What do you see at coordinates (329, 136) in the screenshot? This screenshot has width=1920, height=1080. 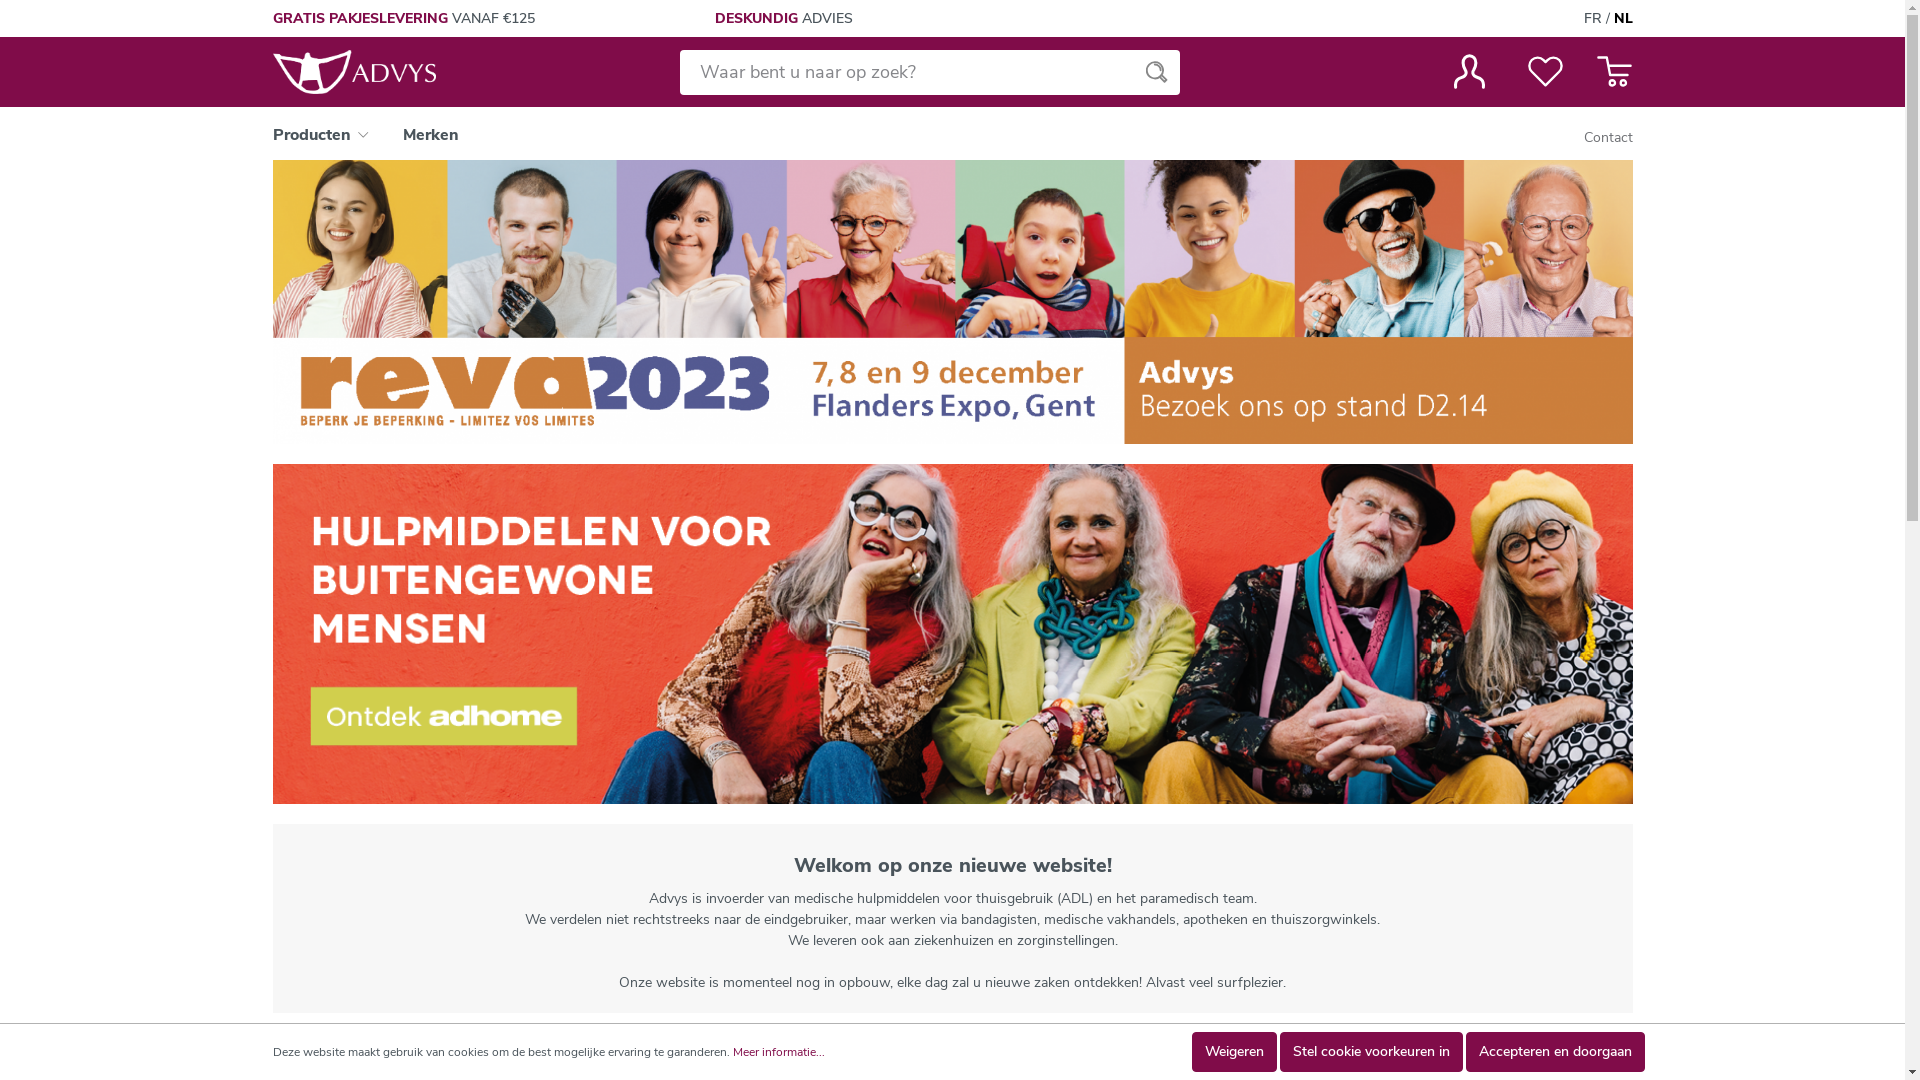 I see `'Producten'` at bounding box center [329, 136].